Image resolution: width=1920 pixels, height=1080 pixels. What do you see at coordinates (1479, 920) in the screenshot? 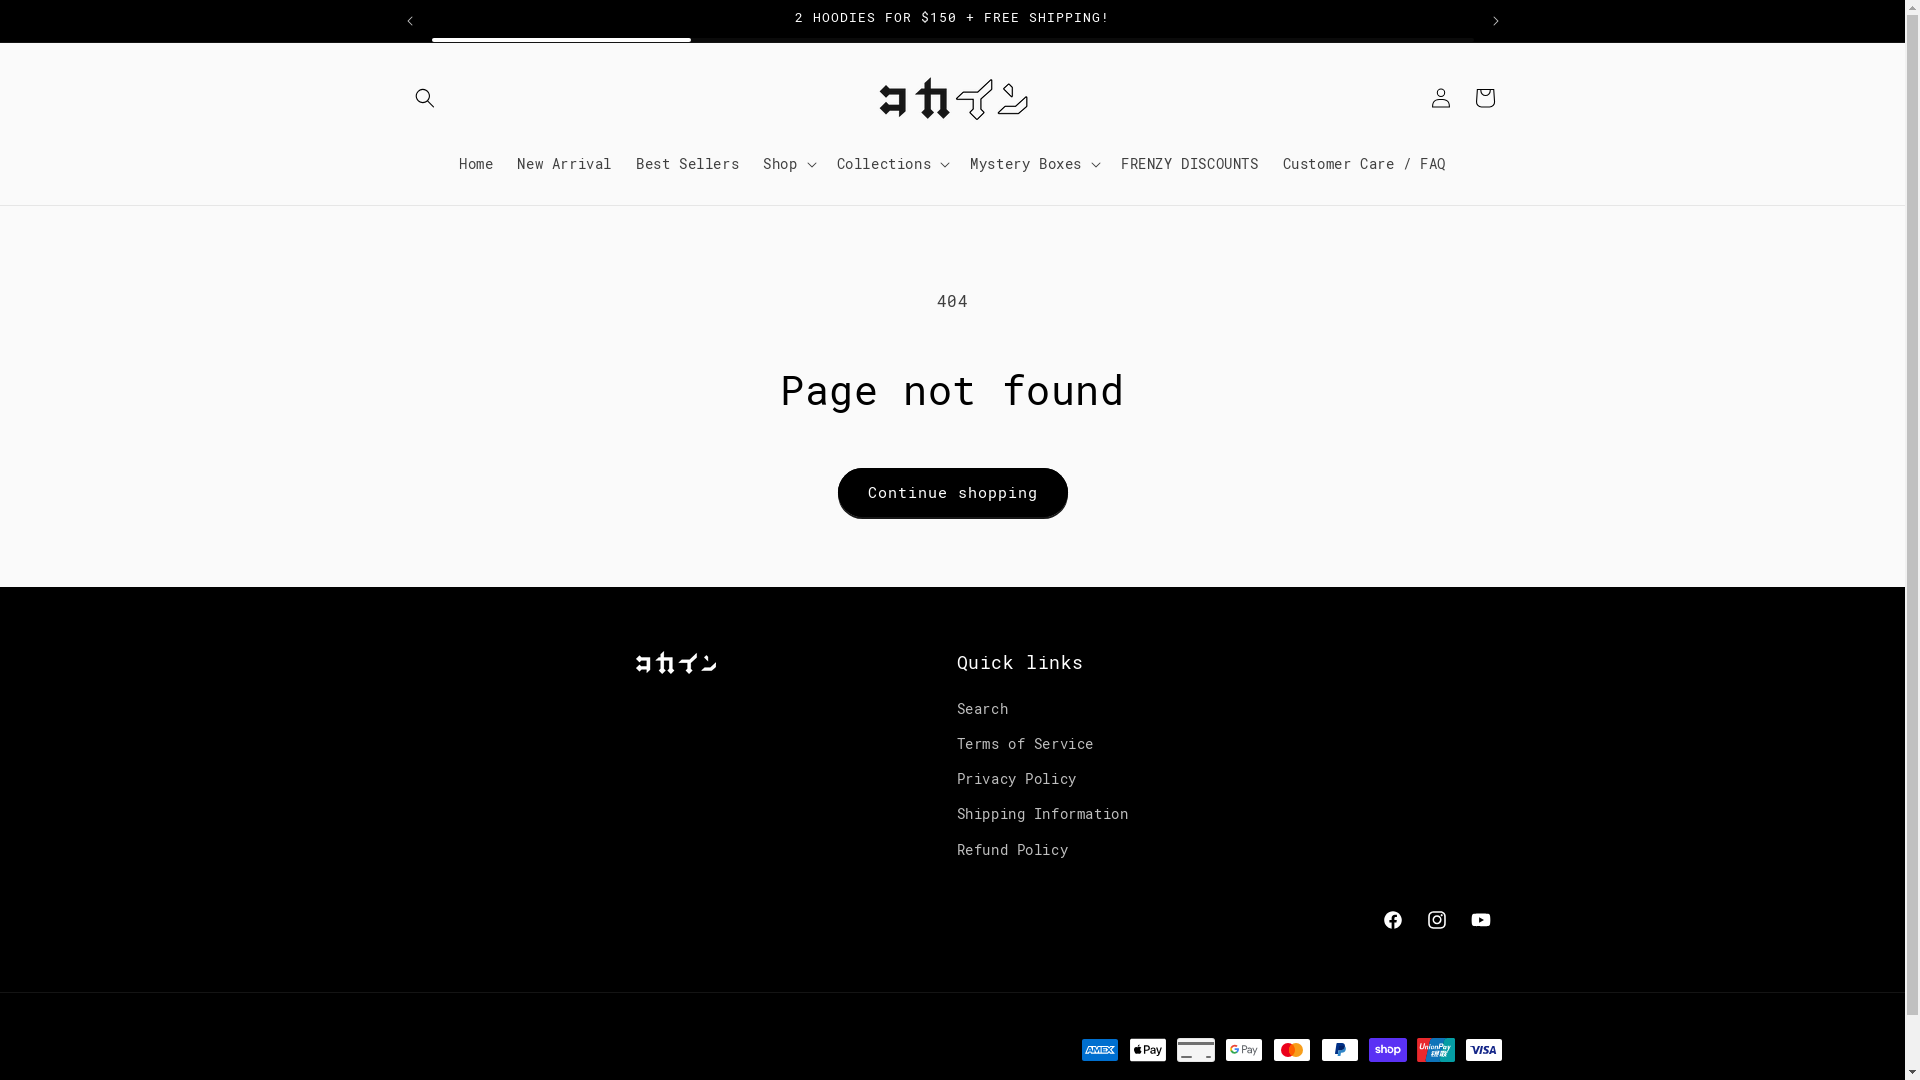
I see `'YouTube'` at bounding box center [1479, 920].